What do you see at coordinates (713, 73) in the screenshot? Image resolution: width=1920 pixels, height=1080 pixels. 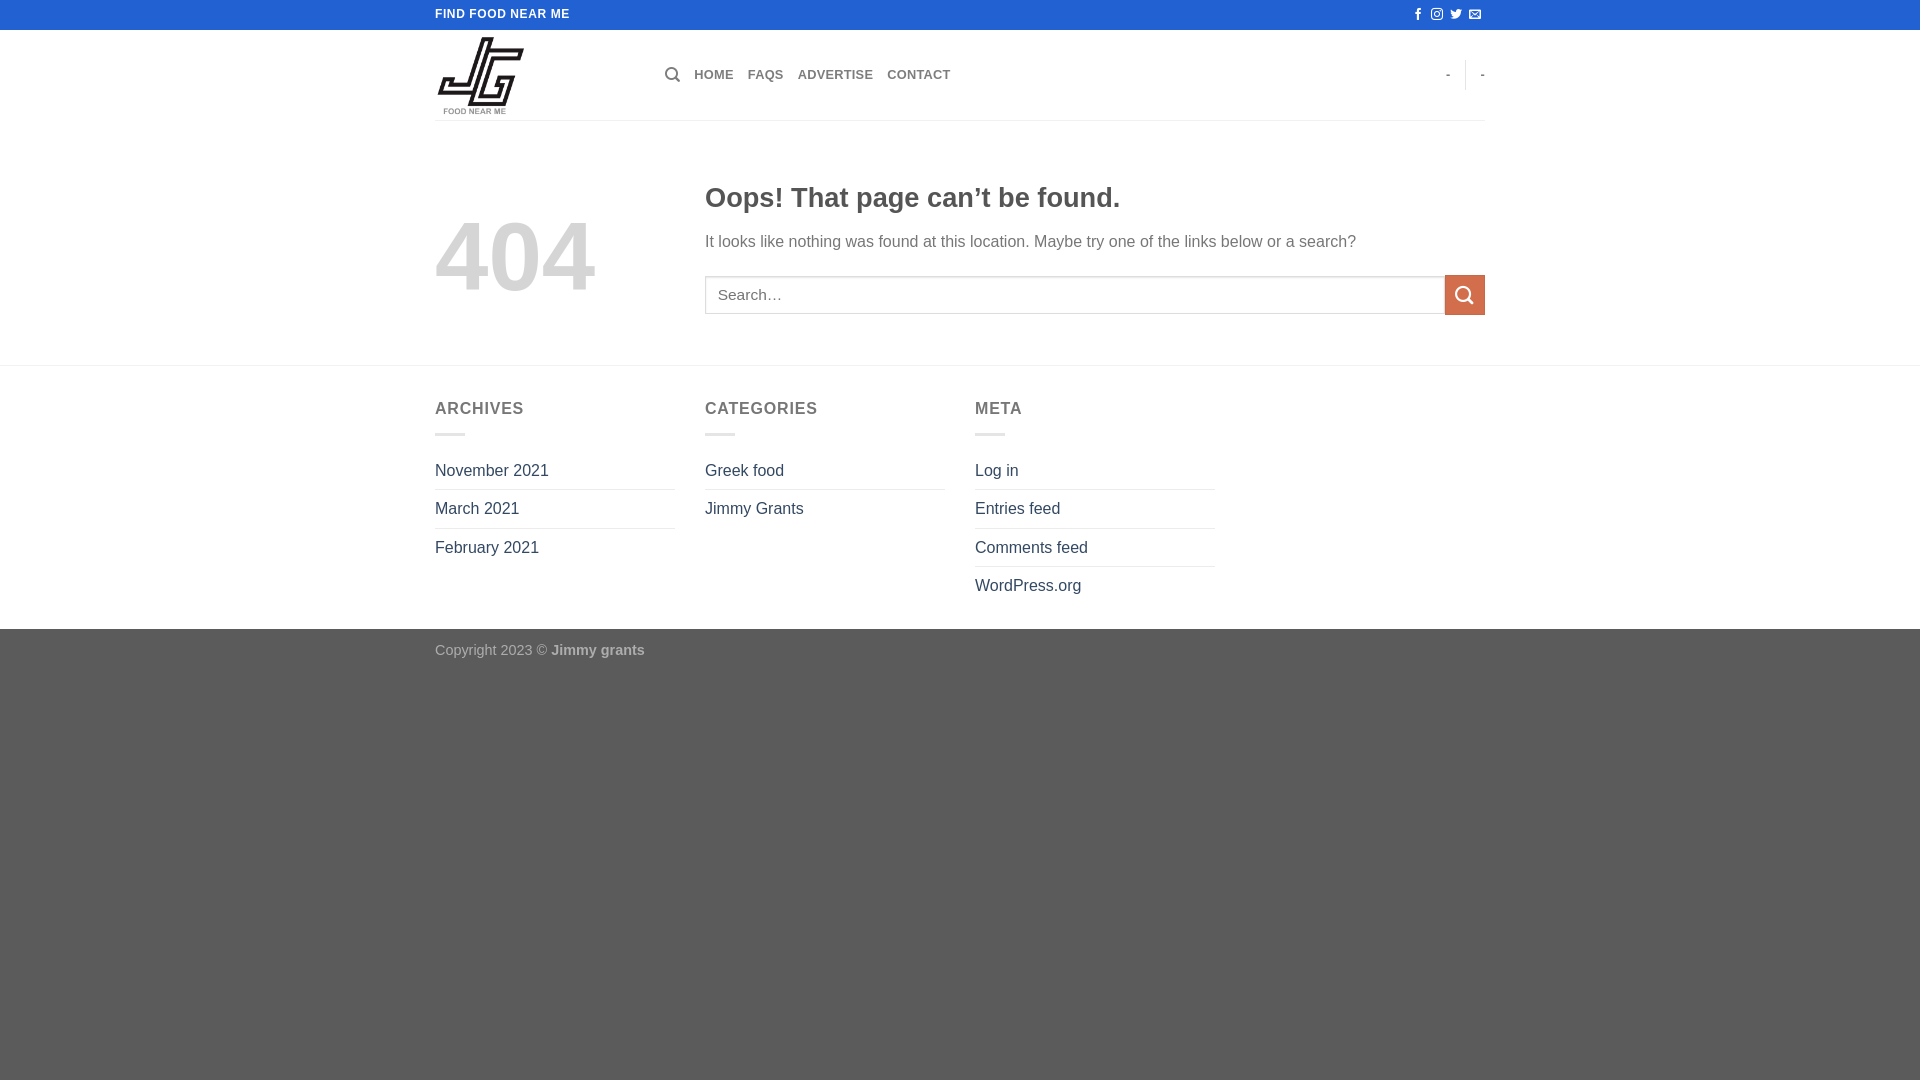 I see `'HOME'` at bounding box center [713, 73].